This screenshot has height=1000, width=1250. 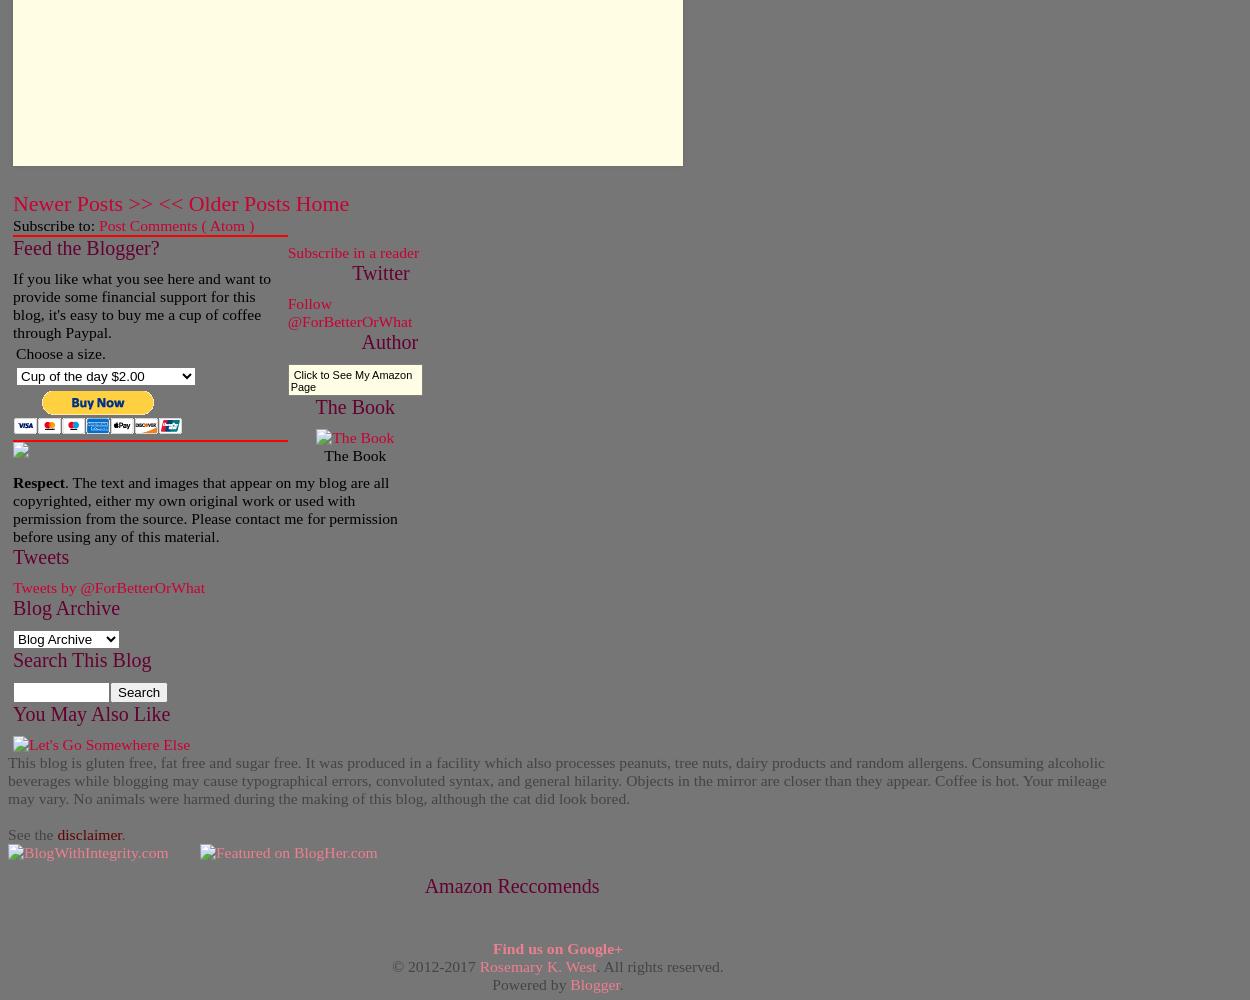 What do you see at coordinates (90, 712) in the screenshot?
I see `'You May Also Like'` at bounding box center [90, 712].